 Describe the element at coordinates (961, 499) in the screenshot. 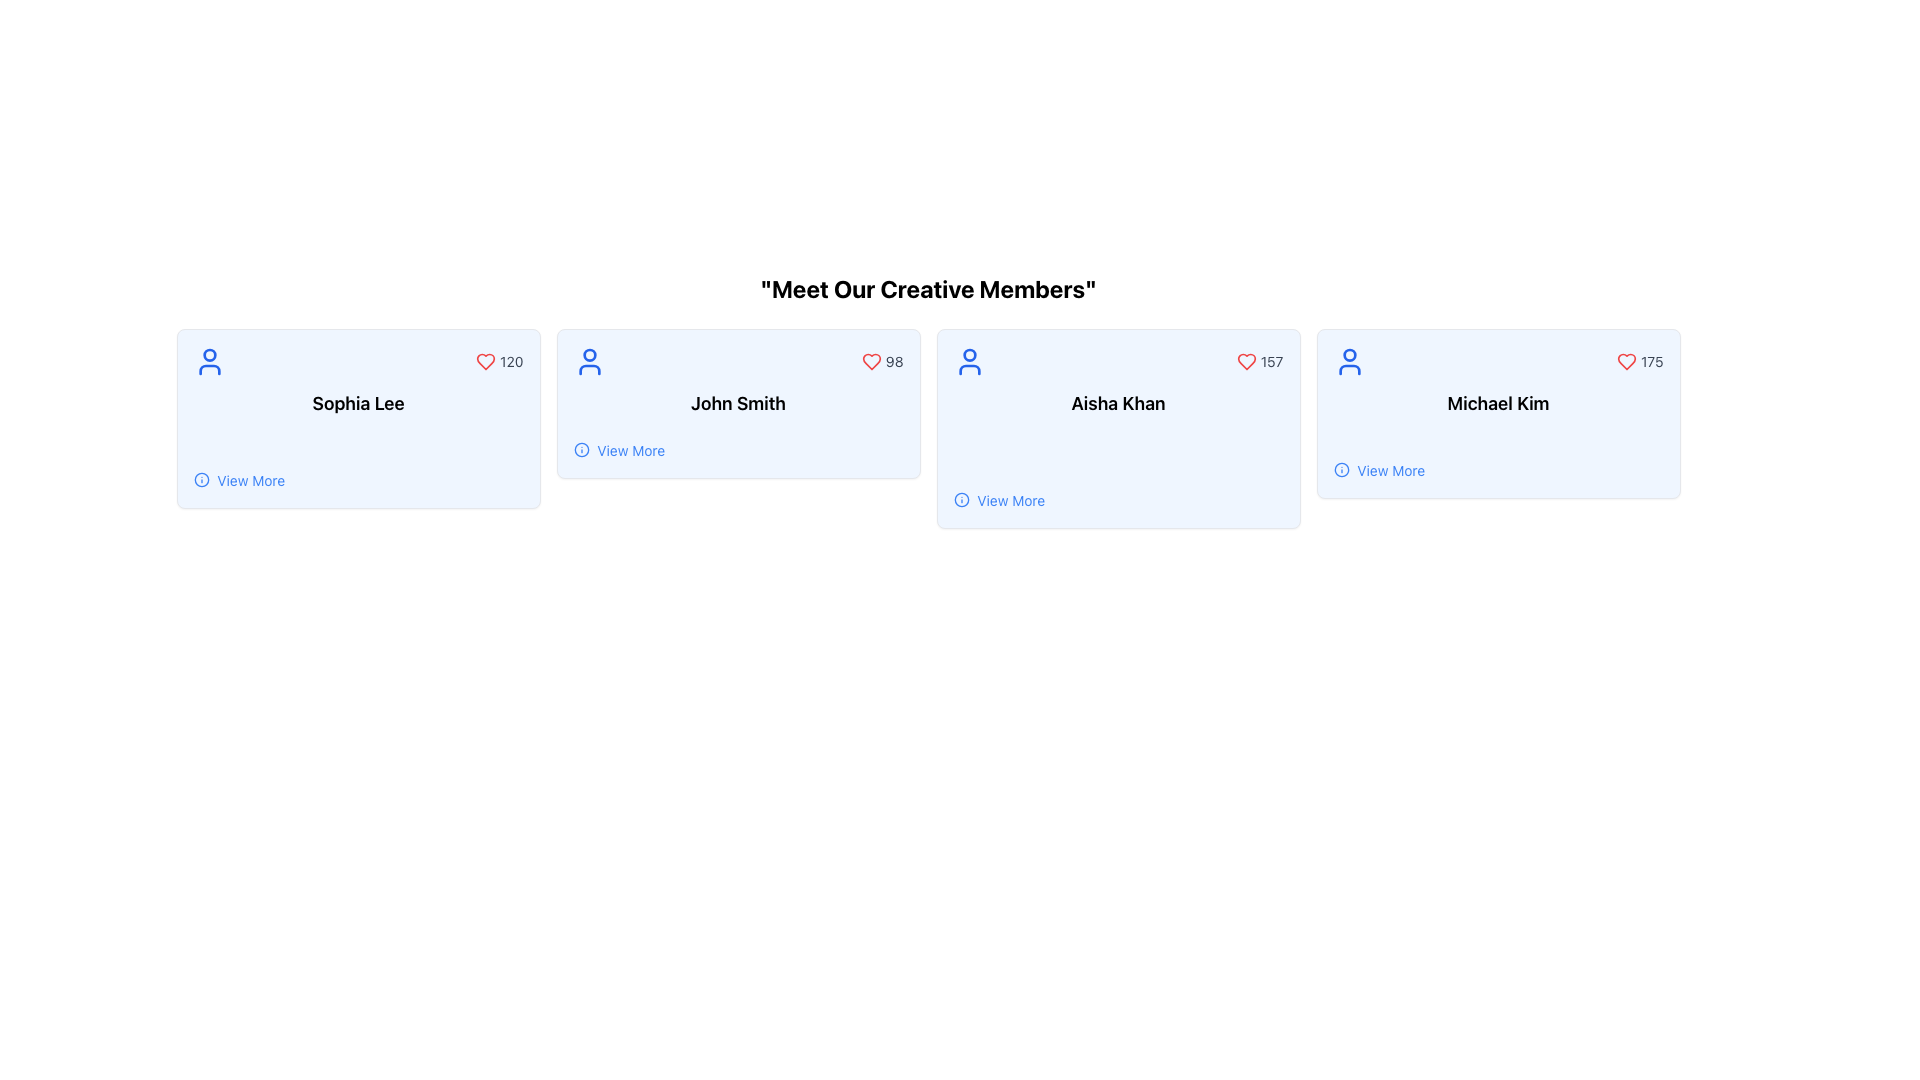

I see `the circular blue 'i' icon in the 'View More' link of the 'Aisha Khan' card, located in the third column from the left` at that location.